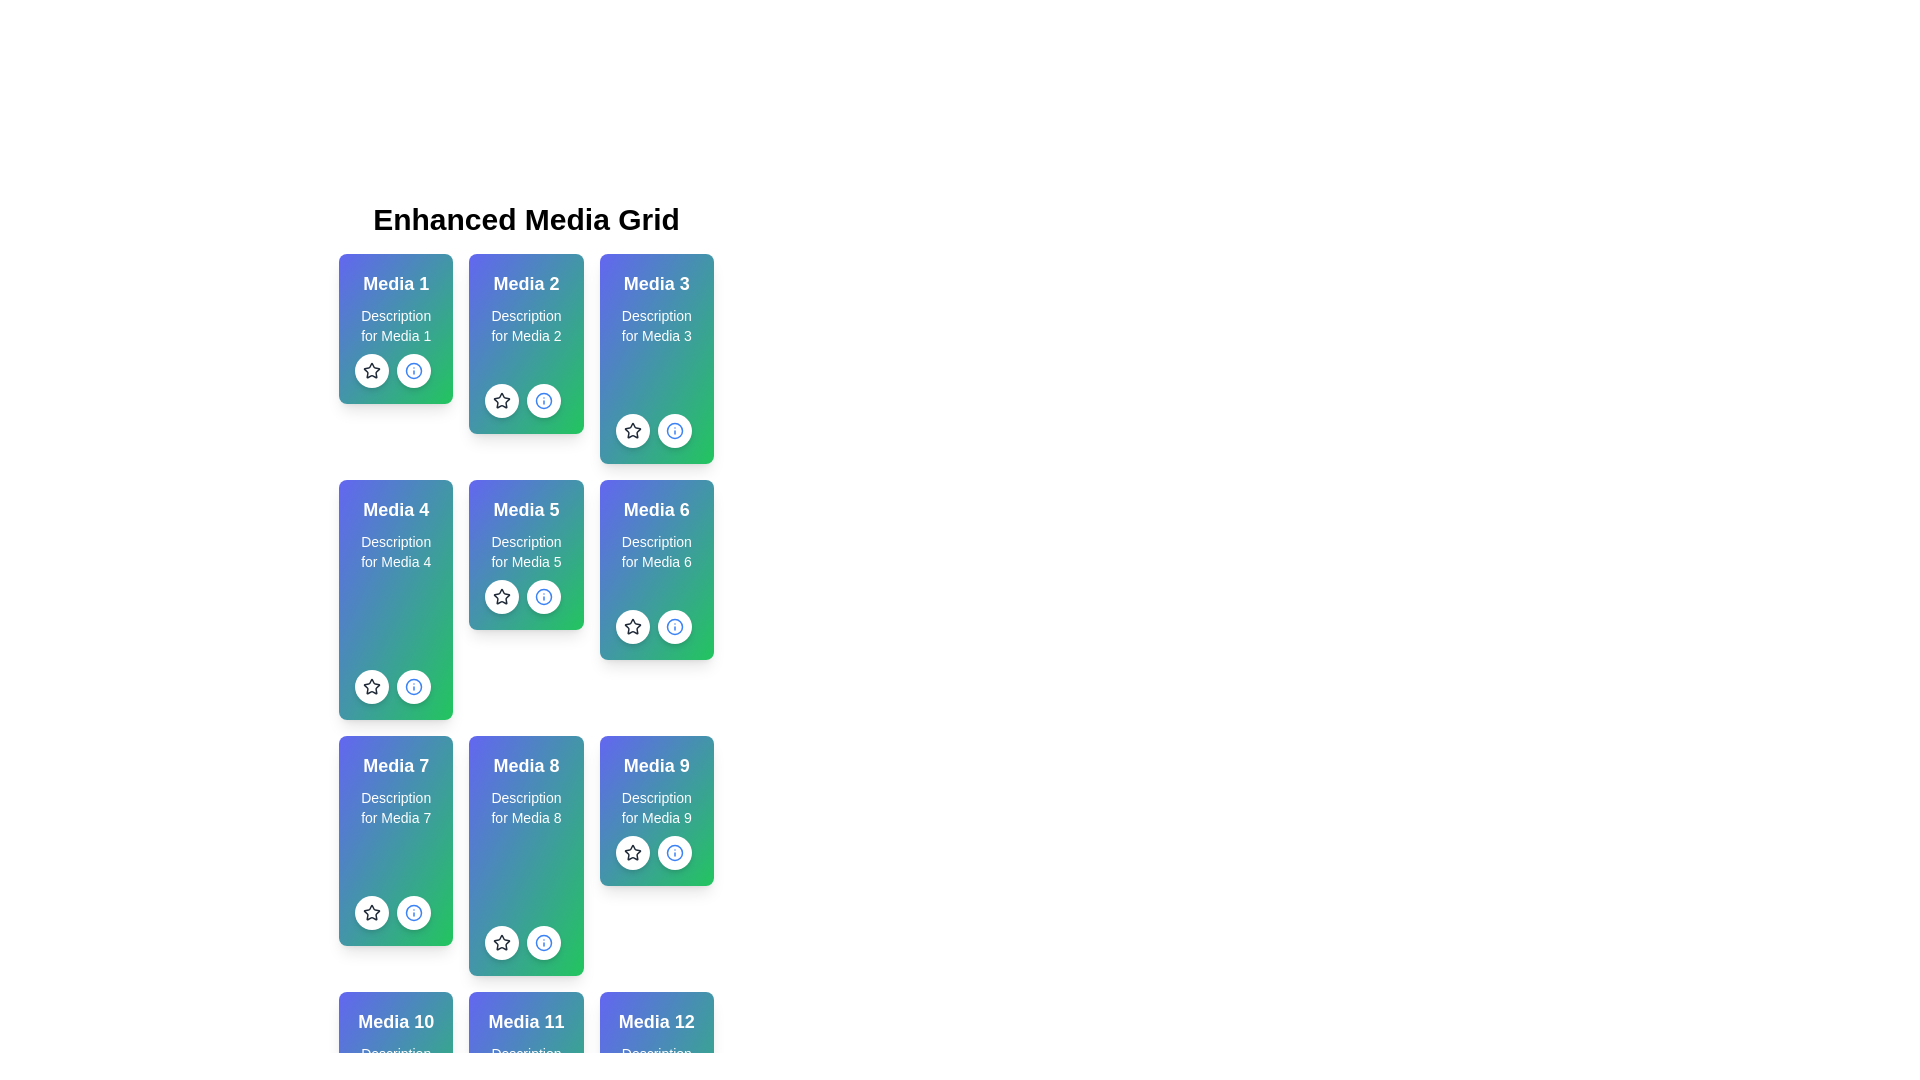 The image size is (1920, 1080). Describe the element at coordinates (502, 942) in the screenshot. I see `the circular button with a white background and dark gray star icon located in the bottom-left corner of the 'Media 8' card` at that location.